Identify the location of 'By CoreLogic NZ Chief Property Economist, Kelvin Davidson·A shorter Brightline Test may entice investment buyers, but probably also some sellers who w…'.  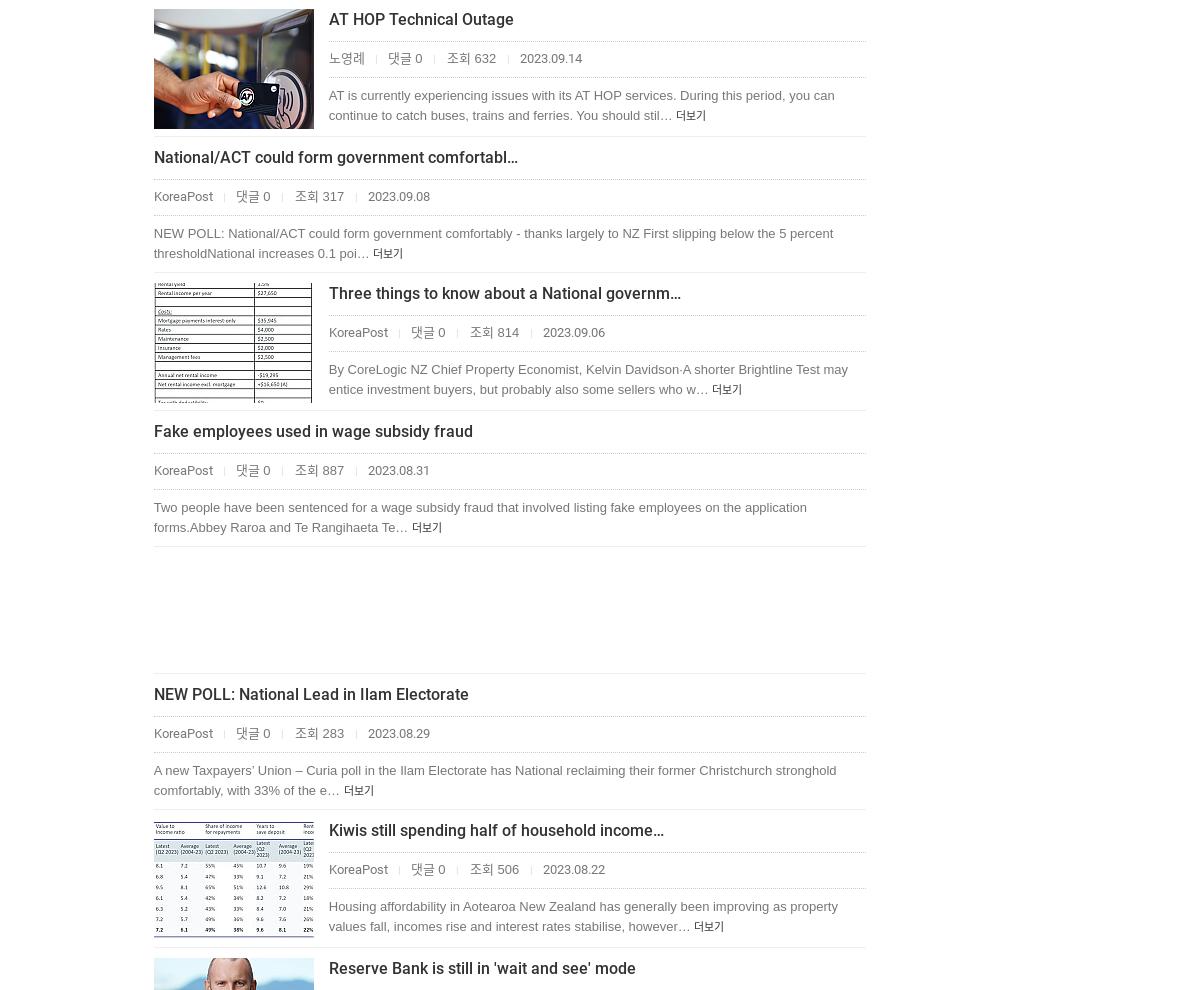
(587, 379).